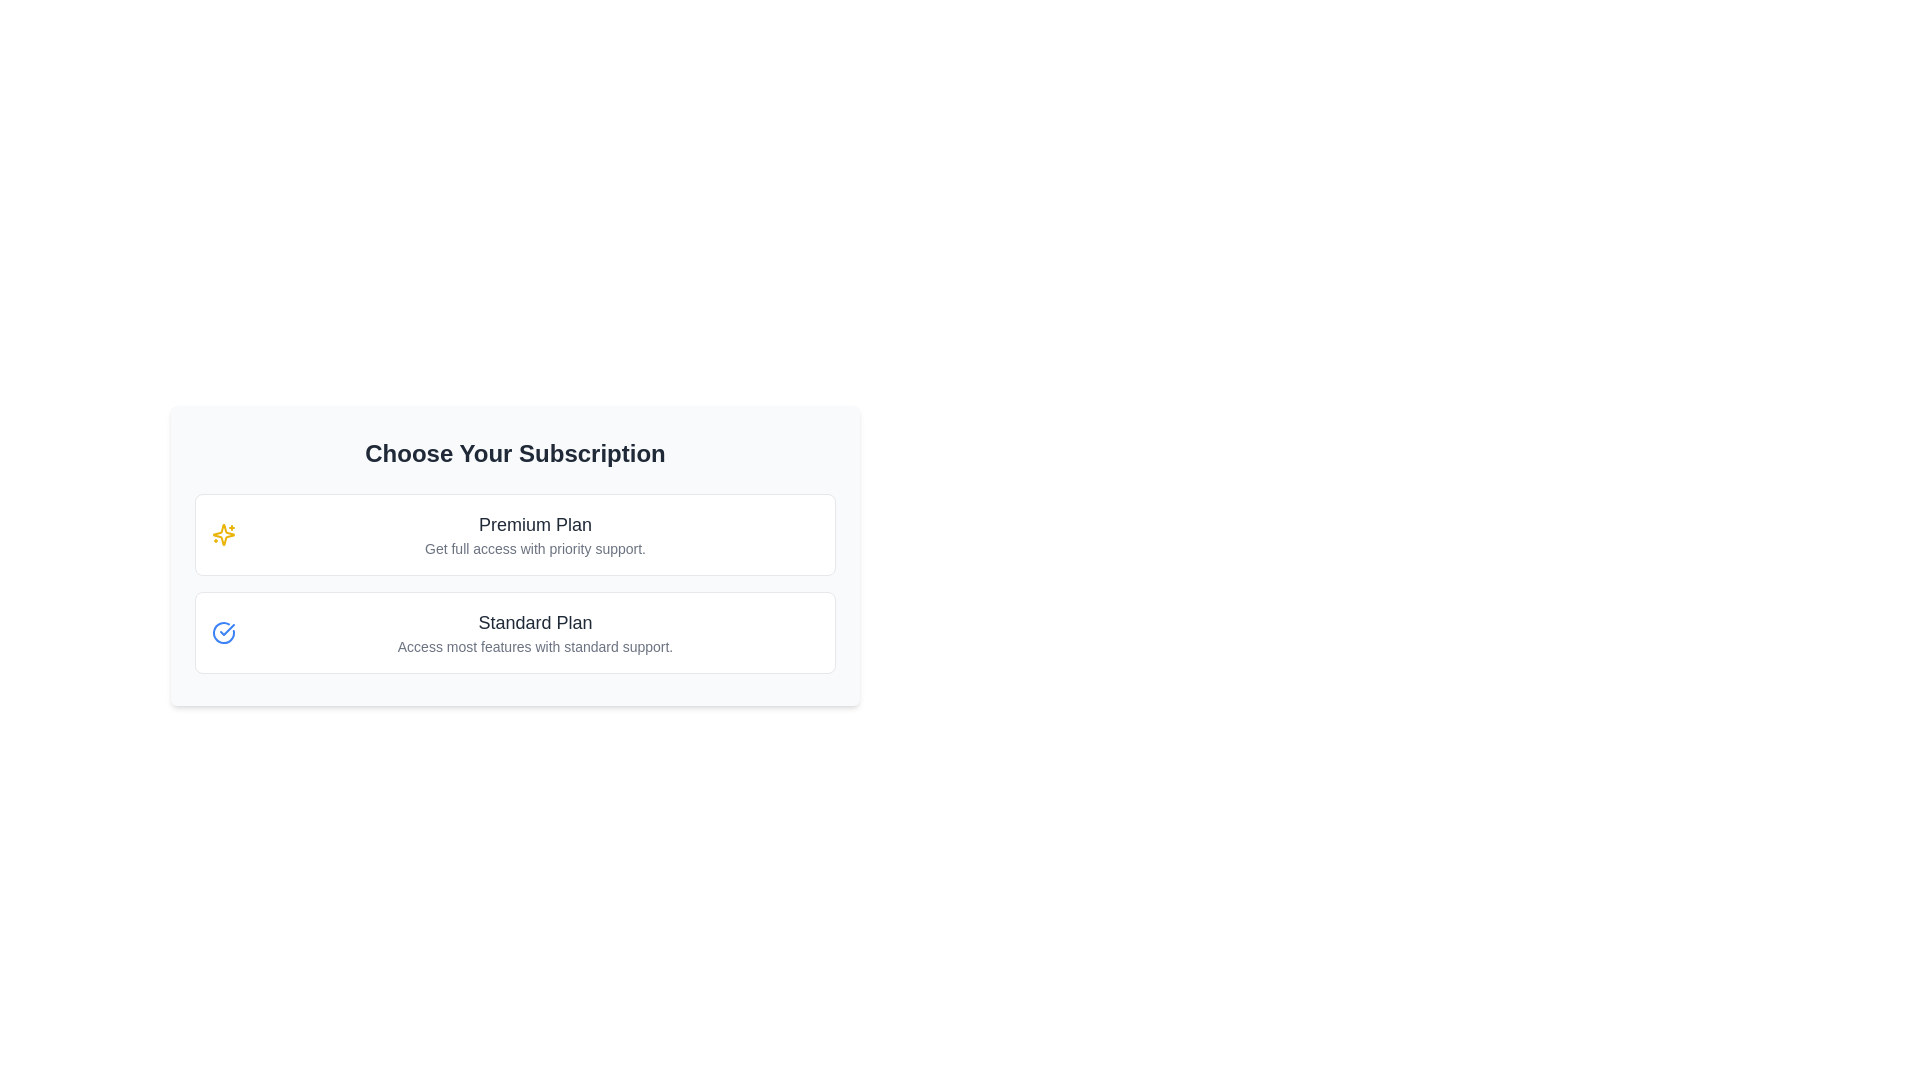 This screenshot has height=1080, width=1920. What do you see at coordinates (535, 534) in the screenshot?
I see `text content of the 'Premium Plan' Text Block, which includes the larger bolded text in dark gray and the smaller text in lighter gray located within the upper box of subscription options` at bounding box center [535, 534].